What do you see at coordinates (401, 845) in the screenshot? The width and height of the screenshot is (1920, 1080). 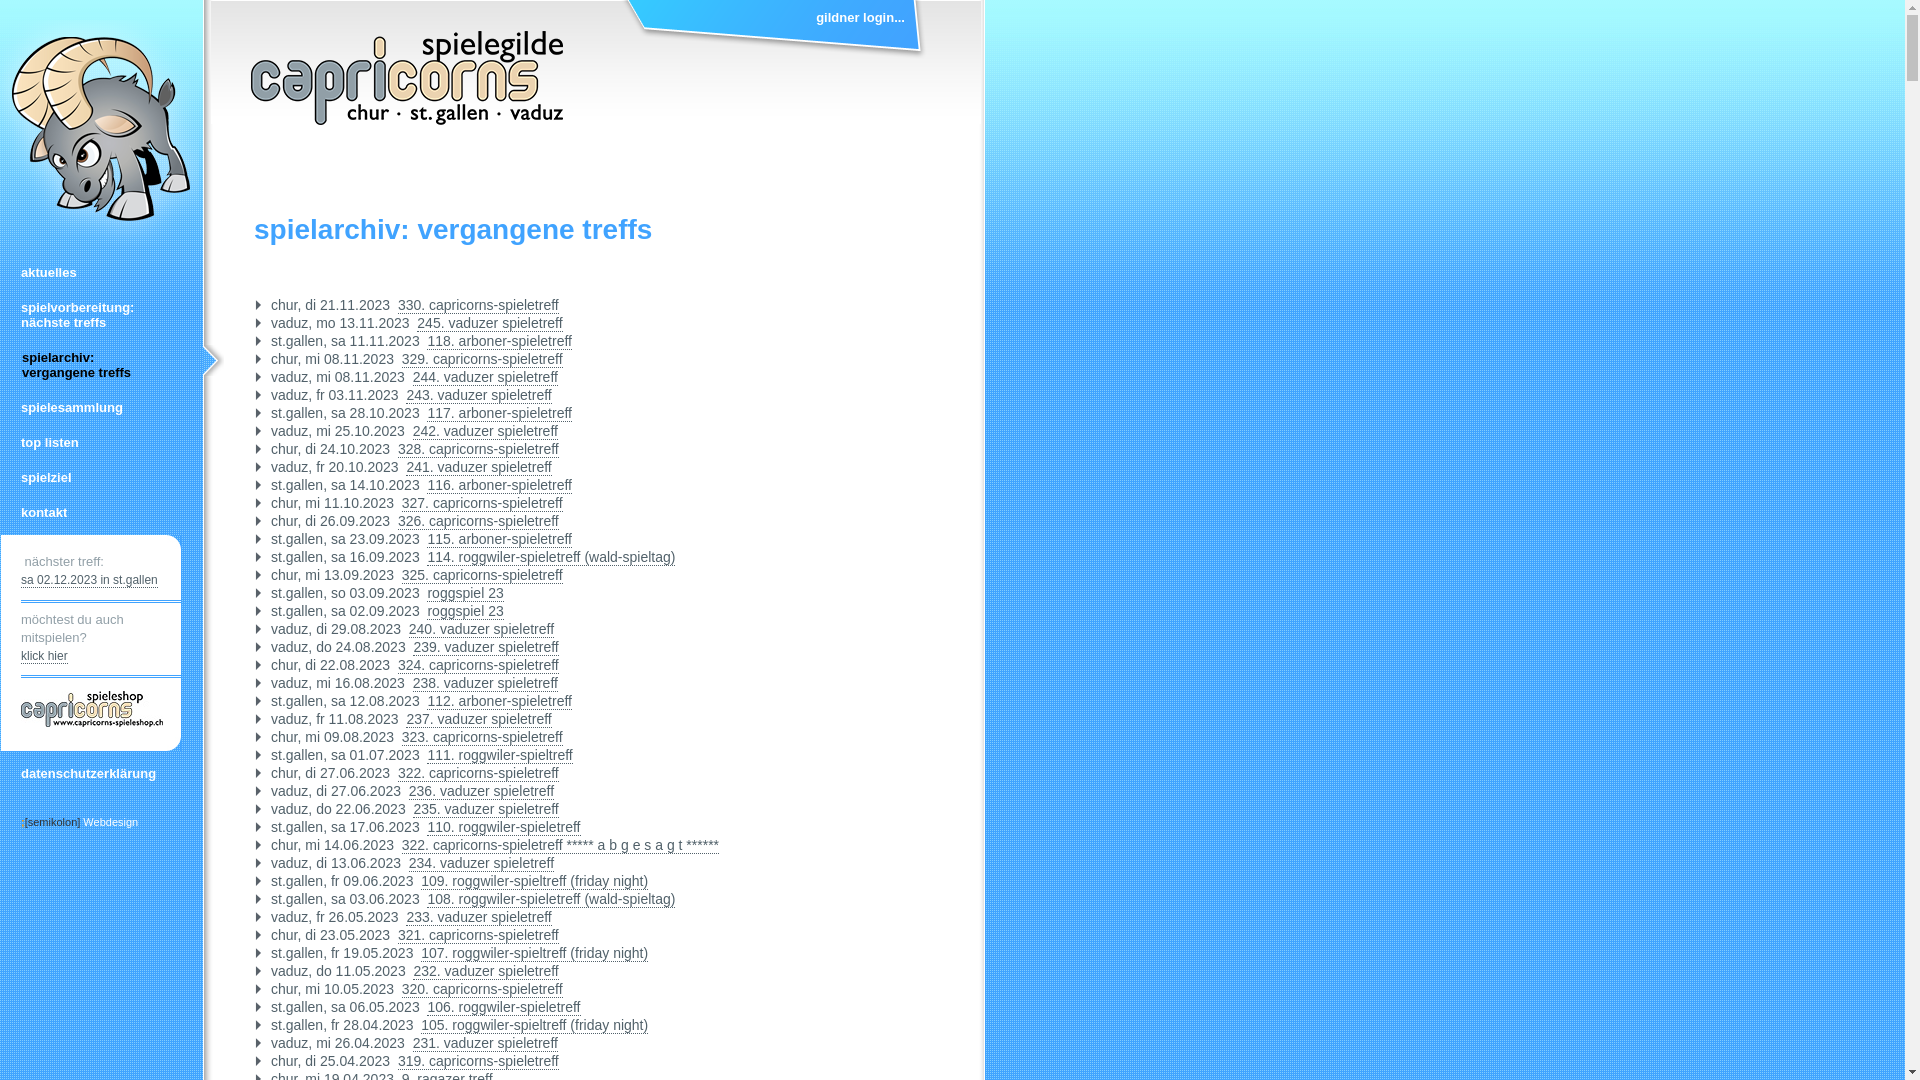 I see `'322. capricorns-spieletreff ***** a b g e s a g t ******'` at bounding box center [401, 845].